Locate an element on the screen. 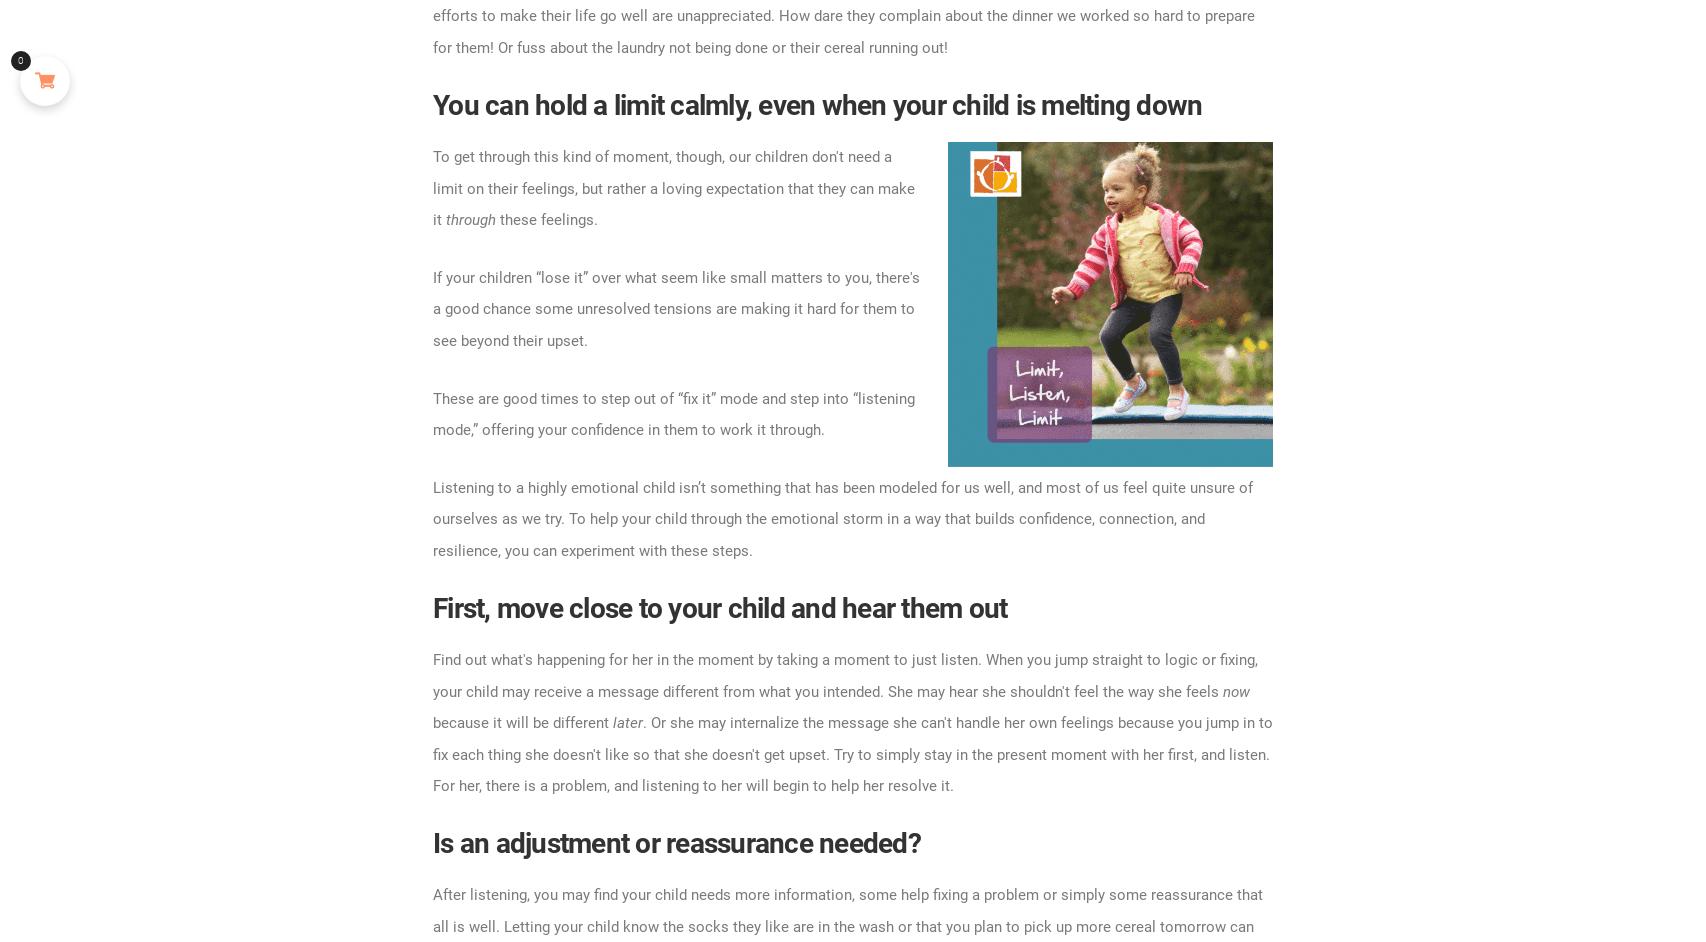 This screenshot has height=942, width=1706. '0' is located at coordinates (20, 59).